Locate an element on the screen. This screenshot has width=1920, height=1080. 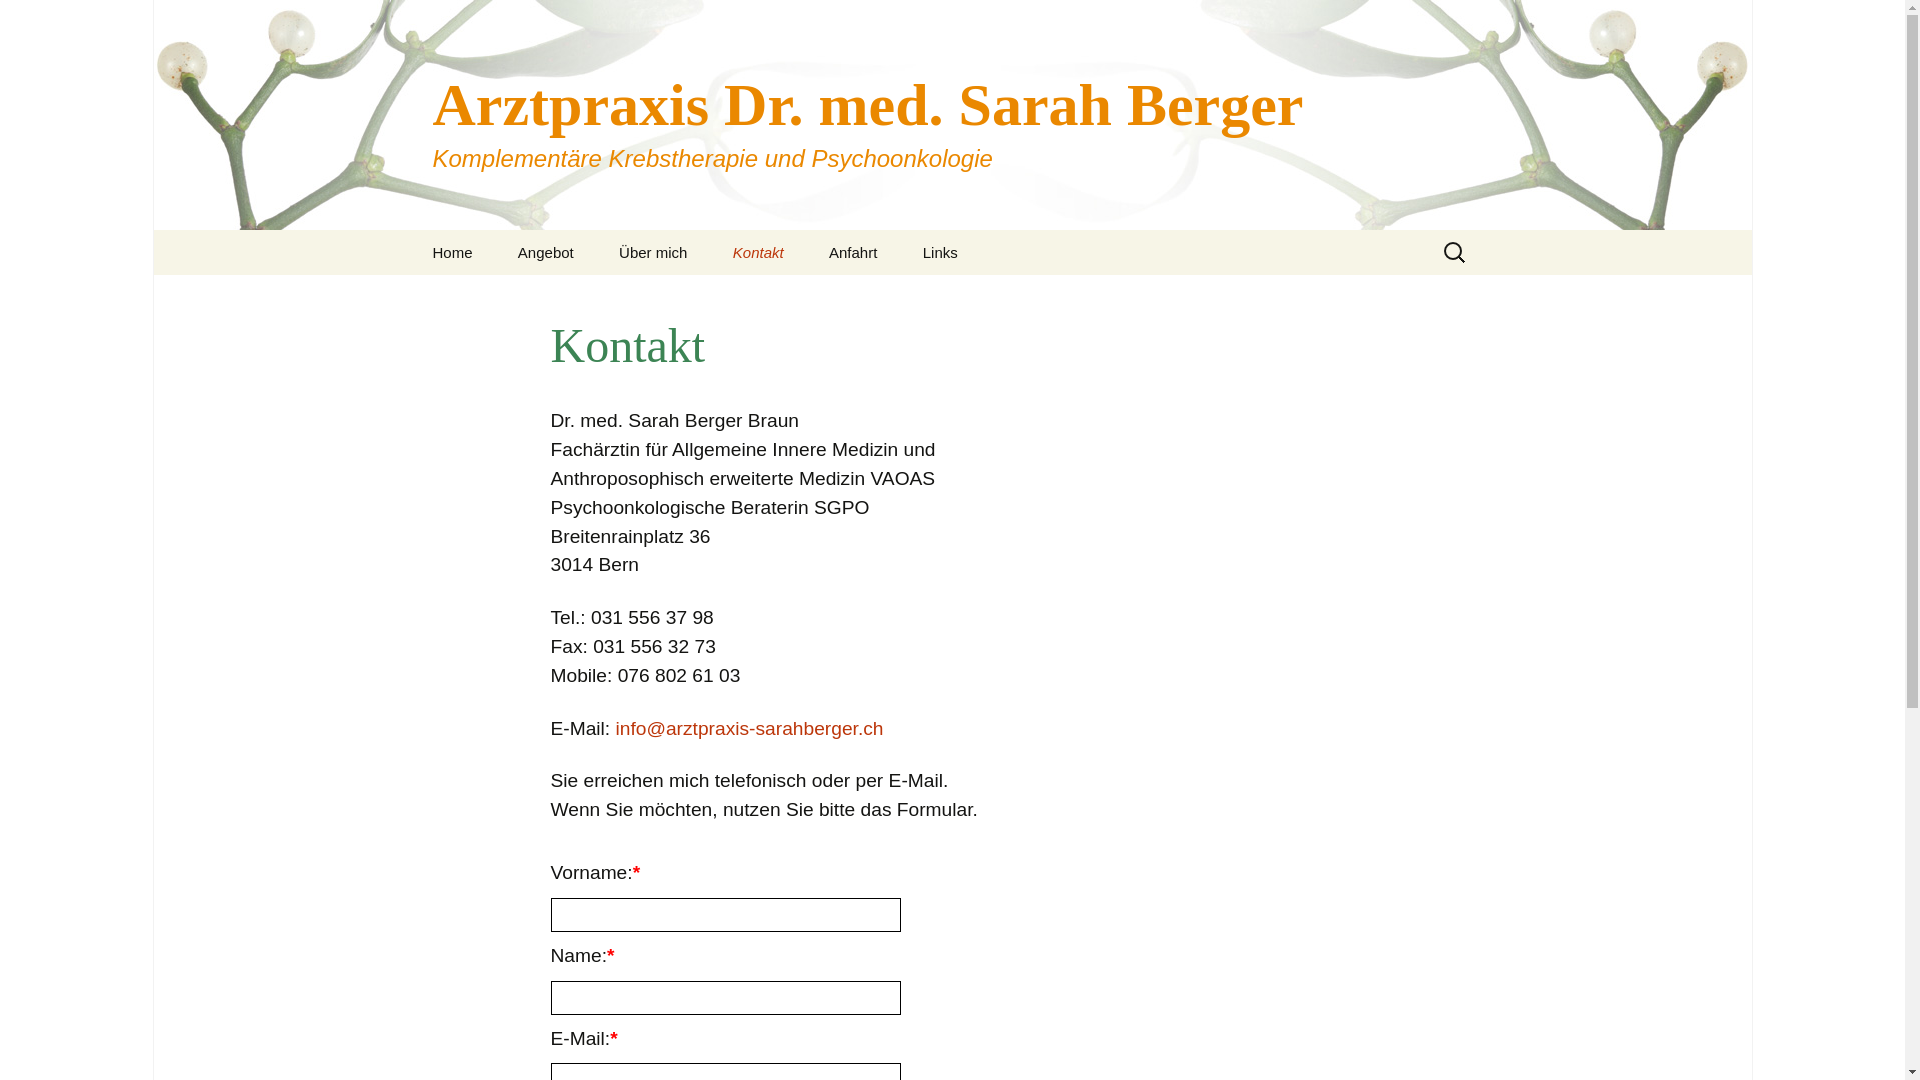
'info@arztpraxis-sarahberger.ch' is located at coordinates (748, 728).